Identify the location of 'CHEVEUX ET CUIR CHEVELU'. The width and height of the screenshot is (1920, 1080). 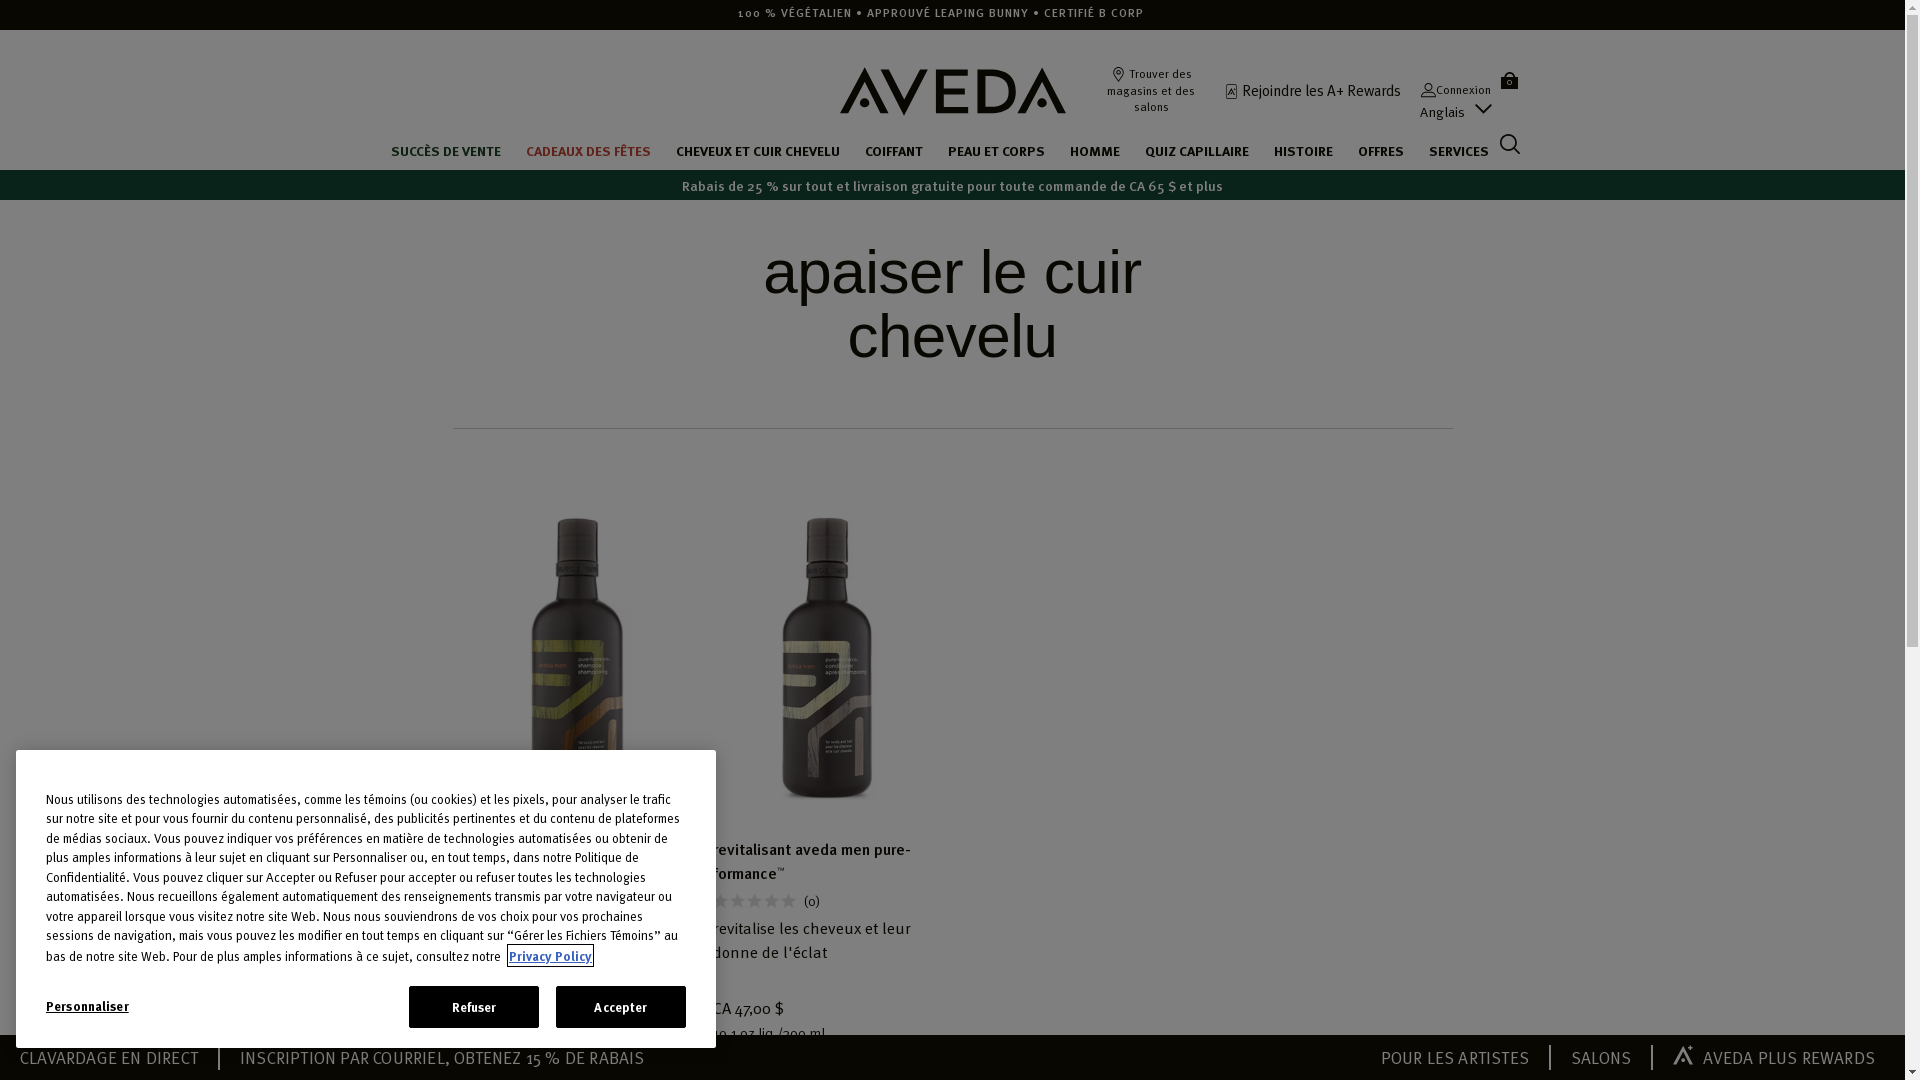
(757, 149).